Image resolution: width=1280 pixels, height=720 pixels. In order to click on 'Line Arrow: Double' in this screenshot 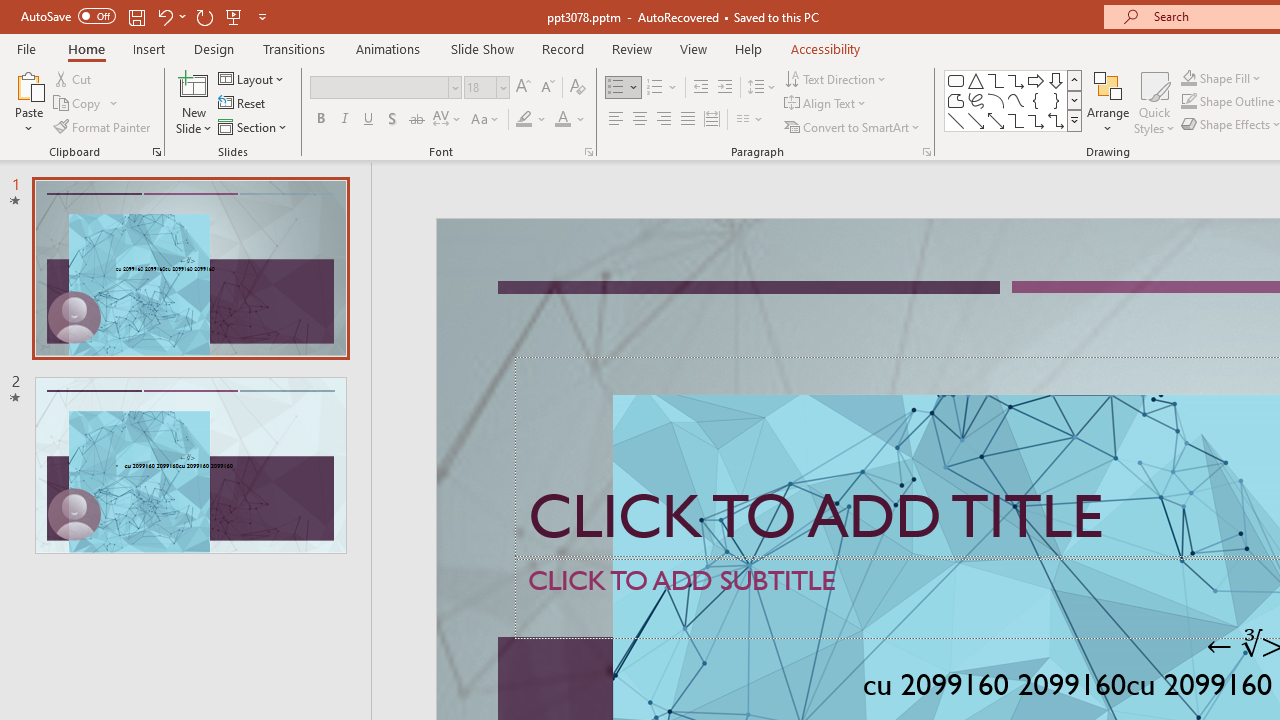, I will do `click(995, 120)`.